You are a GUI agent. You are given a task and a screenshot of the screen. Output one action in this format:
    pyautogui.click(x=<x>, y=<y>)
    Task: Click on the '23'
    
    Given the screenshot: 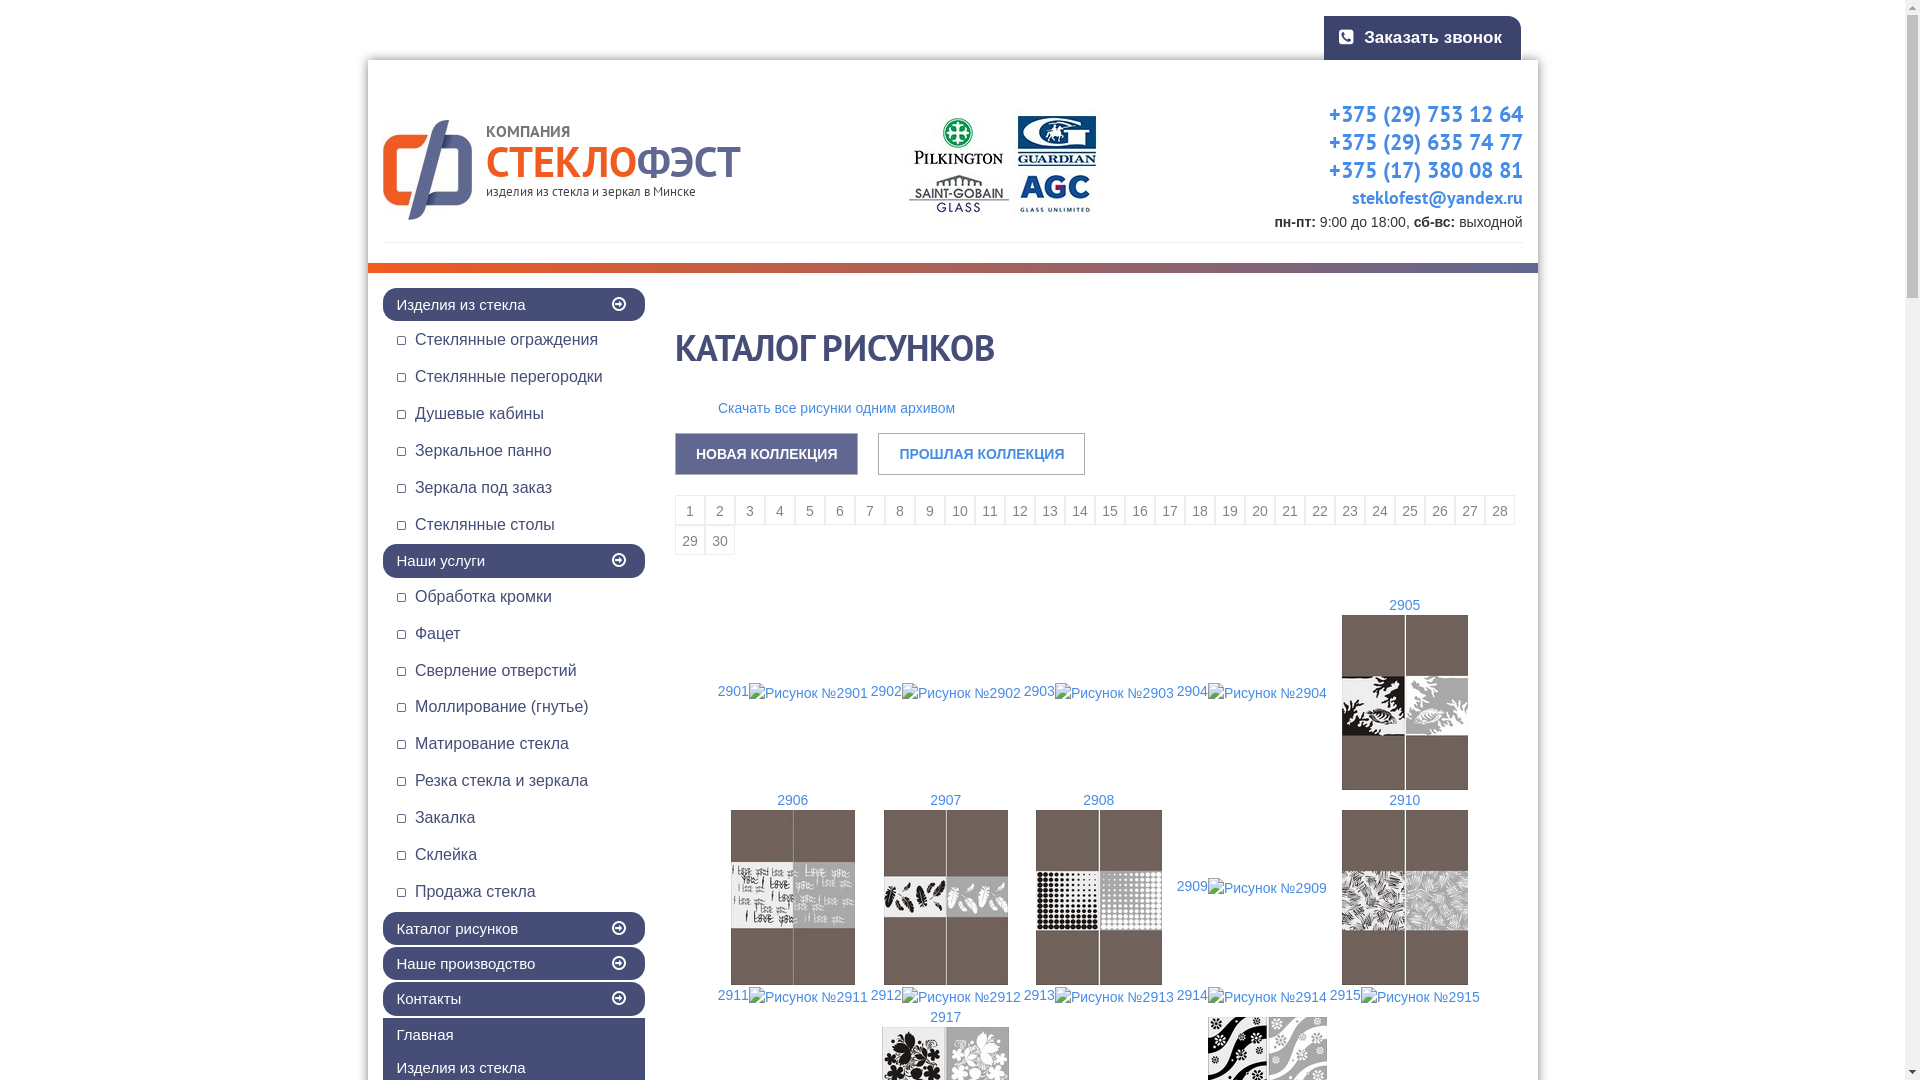 What is the action you would take?
    pyautogui.click(x=1349, y=508)
    